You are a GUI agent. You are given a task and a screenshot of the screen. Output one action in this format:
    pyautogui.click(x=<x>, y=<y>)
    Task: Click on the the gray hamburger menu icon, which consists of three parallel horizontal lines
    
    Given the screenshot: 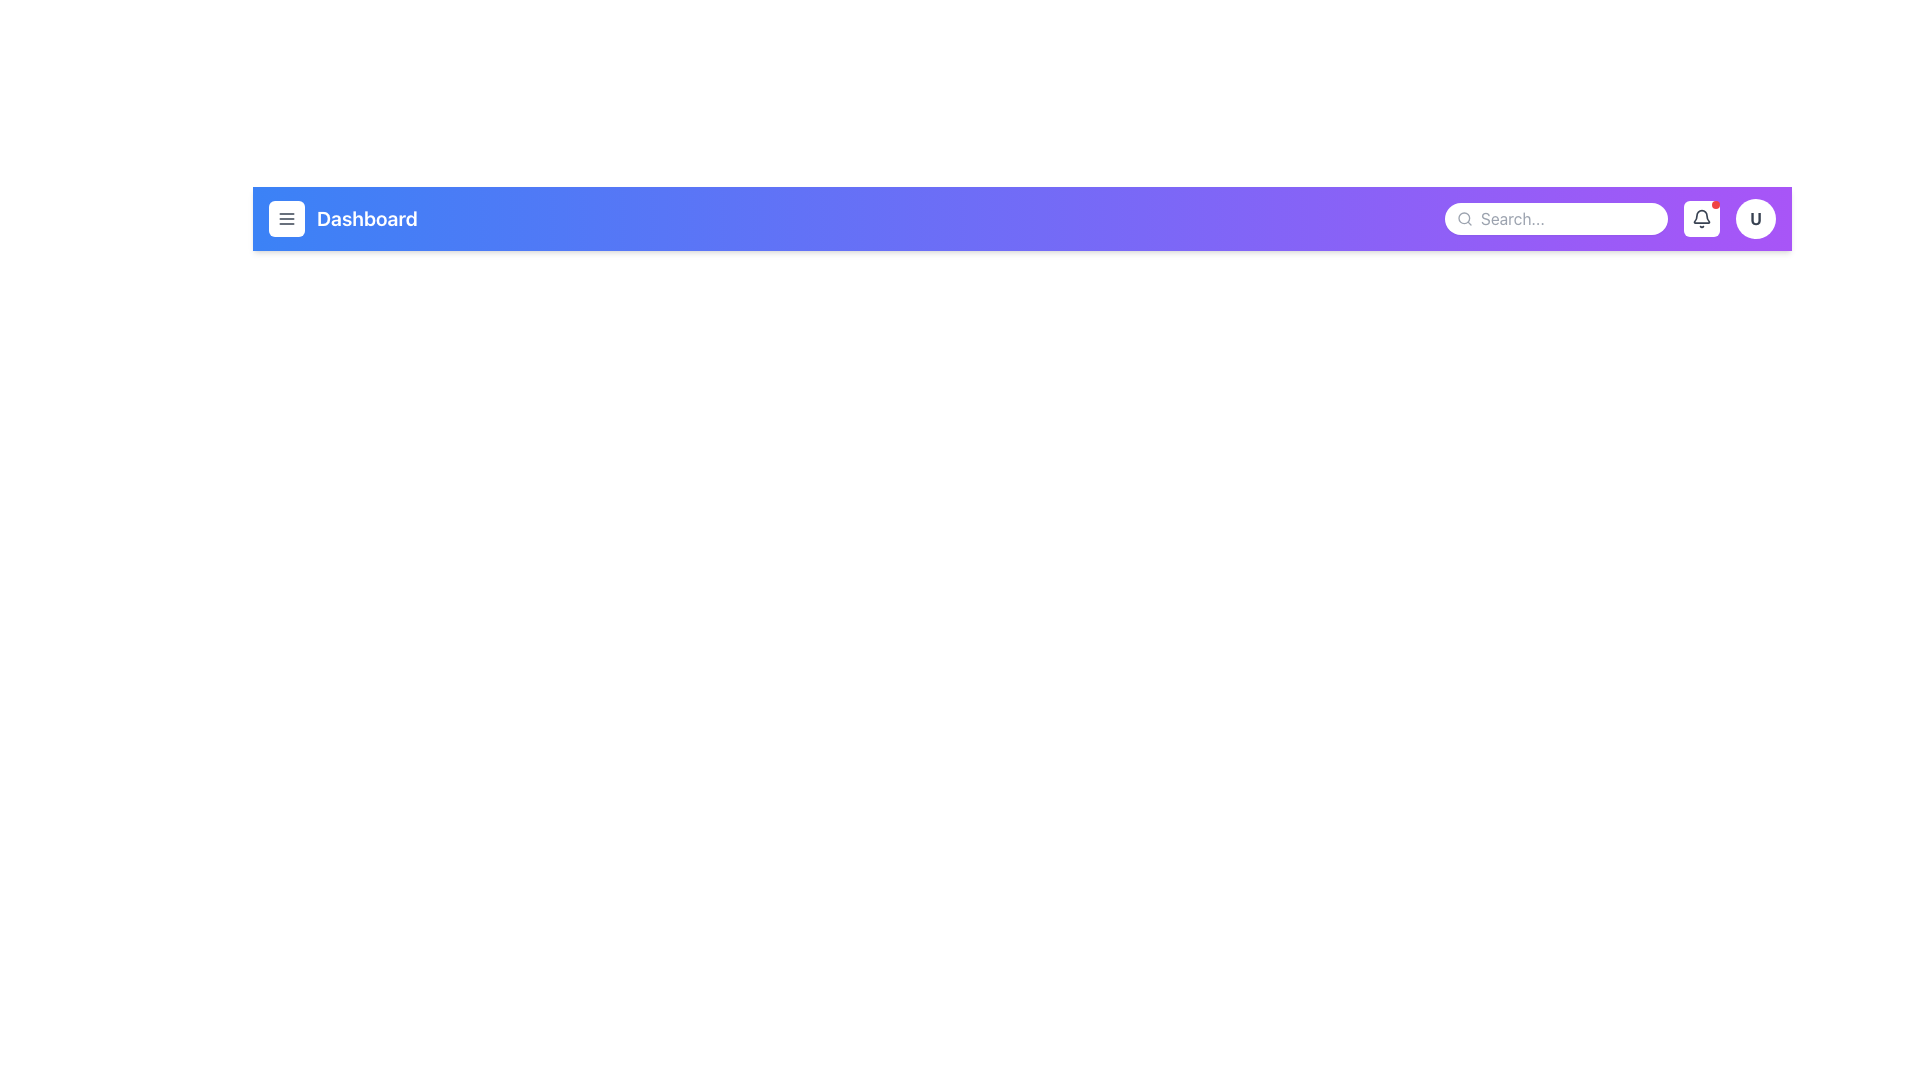 What is the action you would take?
    pyautogui.click(x=286, y=219)
    